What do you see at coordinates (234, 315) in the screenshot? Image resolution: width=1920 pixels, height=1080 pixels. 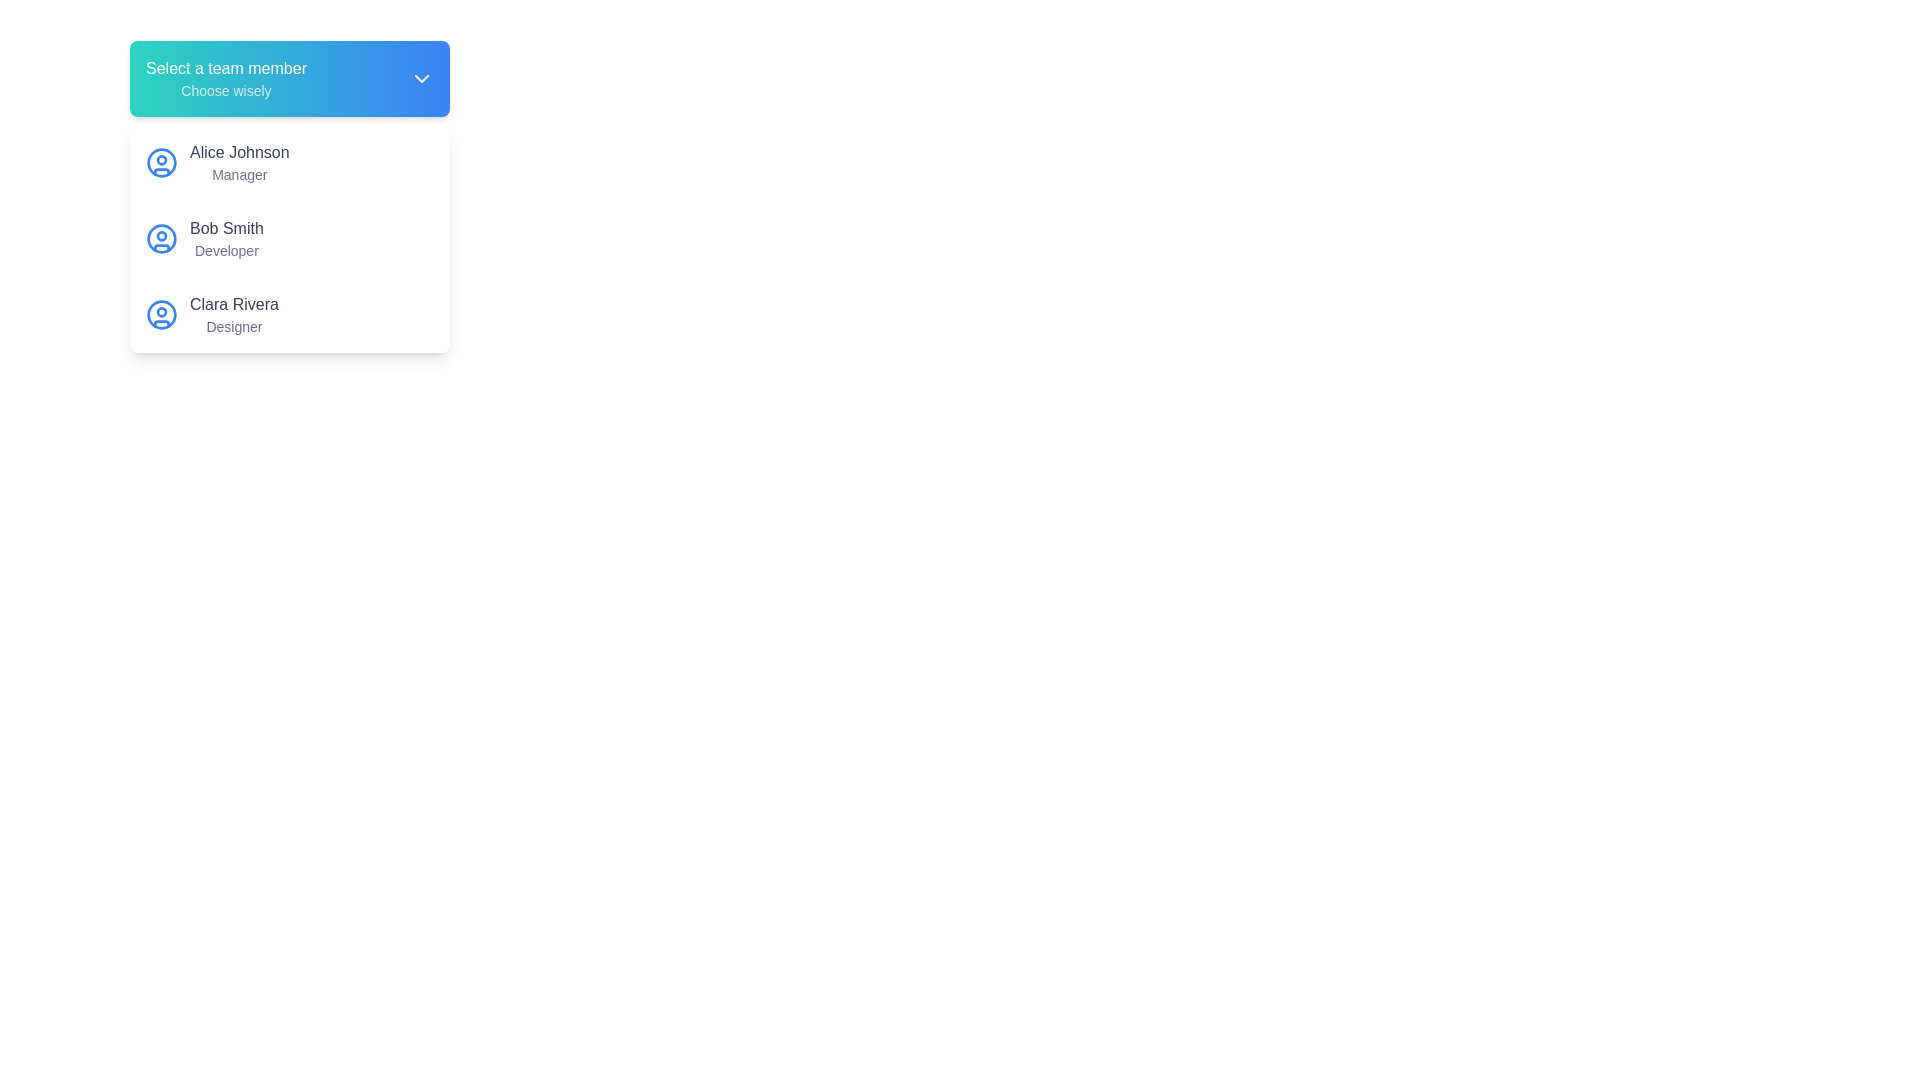 I see `the text element displaying 'Clara Rivera' and their role 'Designer', which is the third entry in the dropdown menu for selecting a team member` at bounding box center [234, 315].